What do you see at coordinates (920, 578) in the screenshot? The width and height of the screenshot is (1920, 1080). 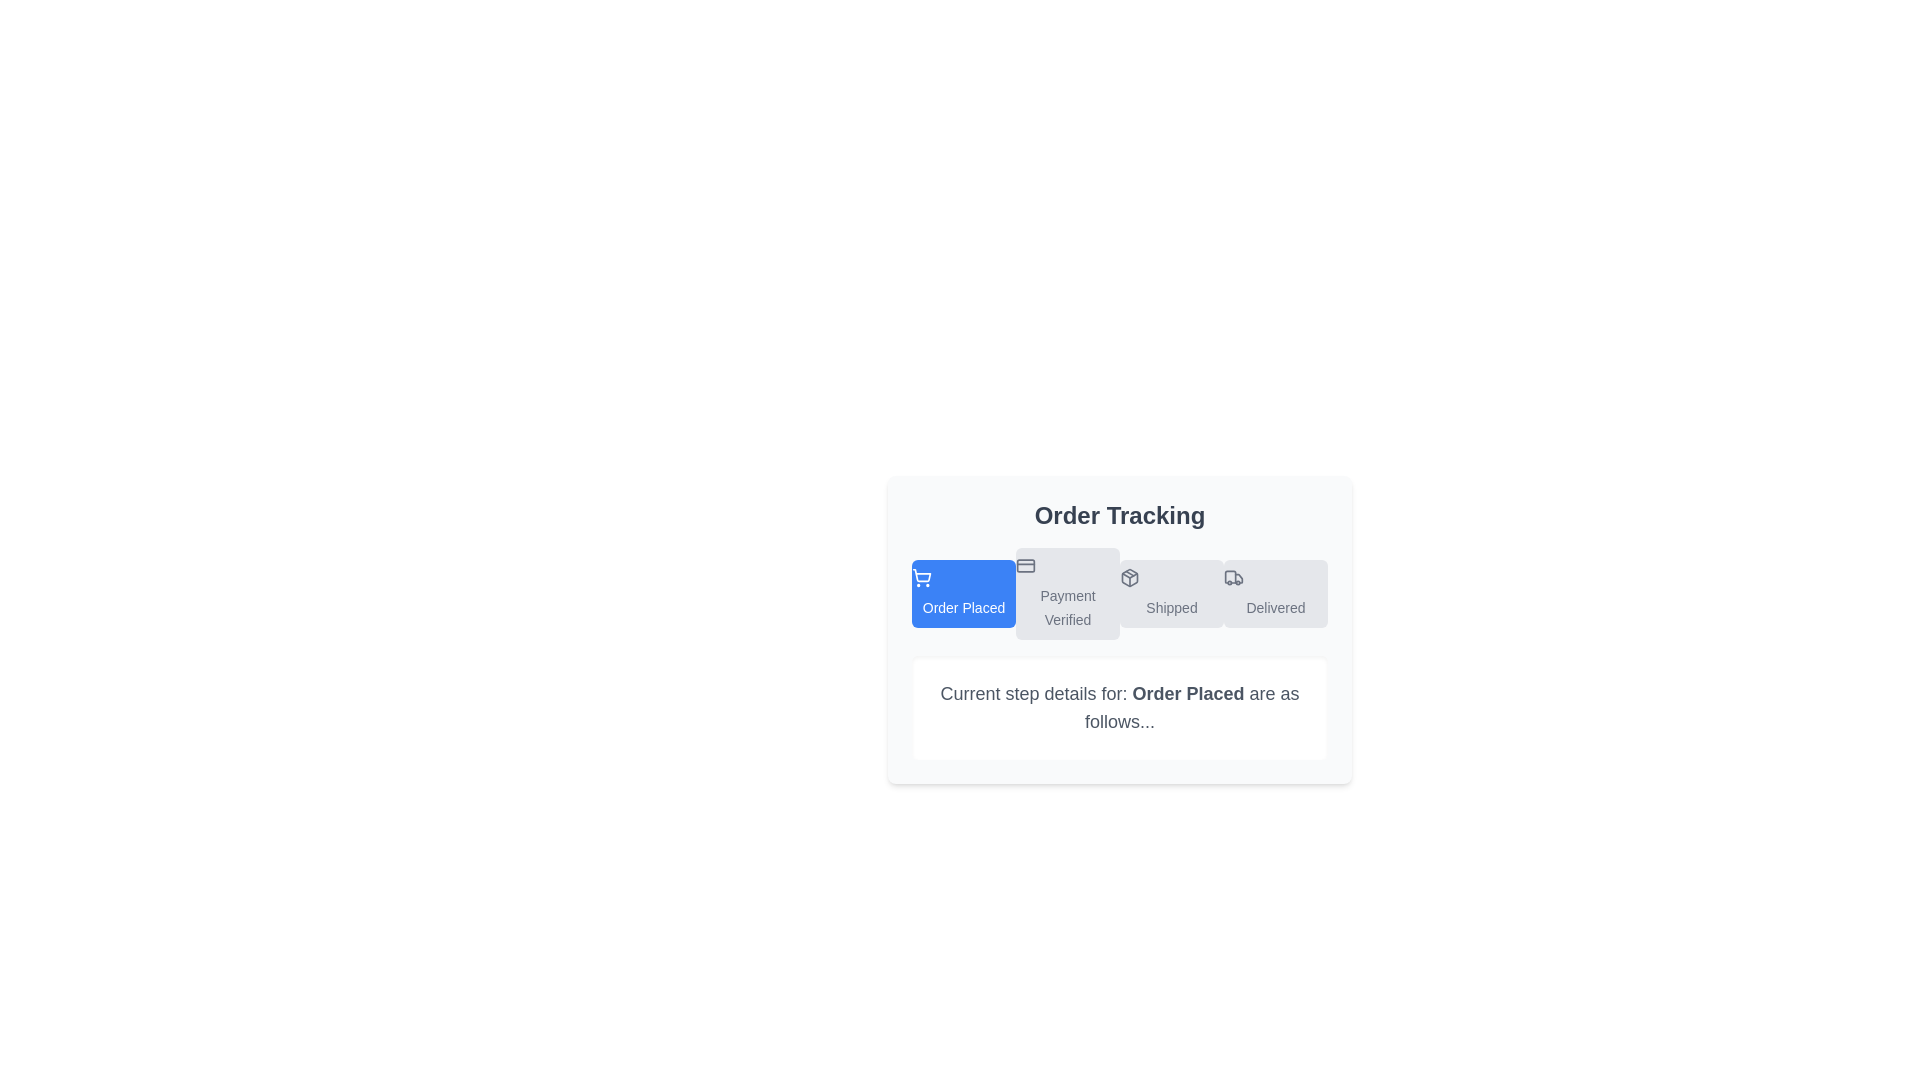 I see `the 'Order Placed' tab icon in the order tracking section` at bounding box center [920, 578].